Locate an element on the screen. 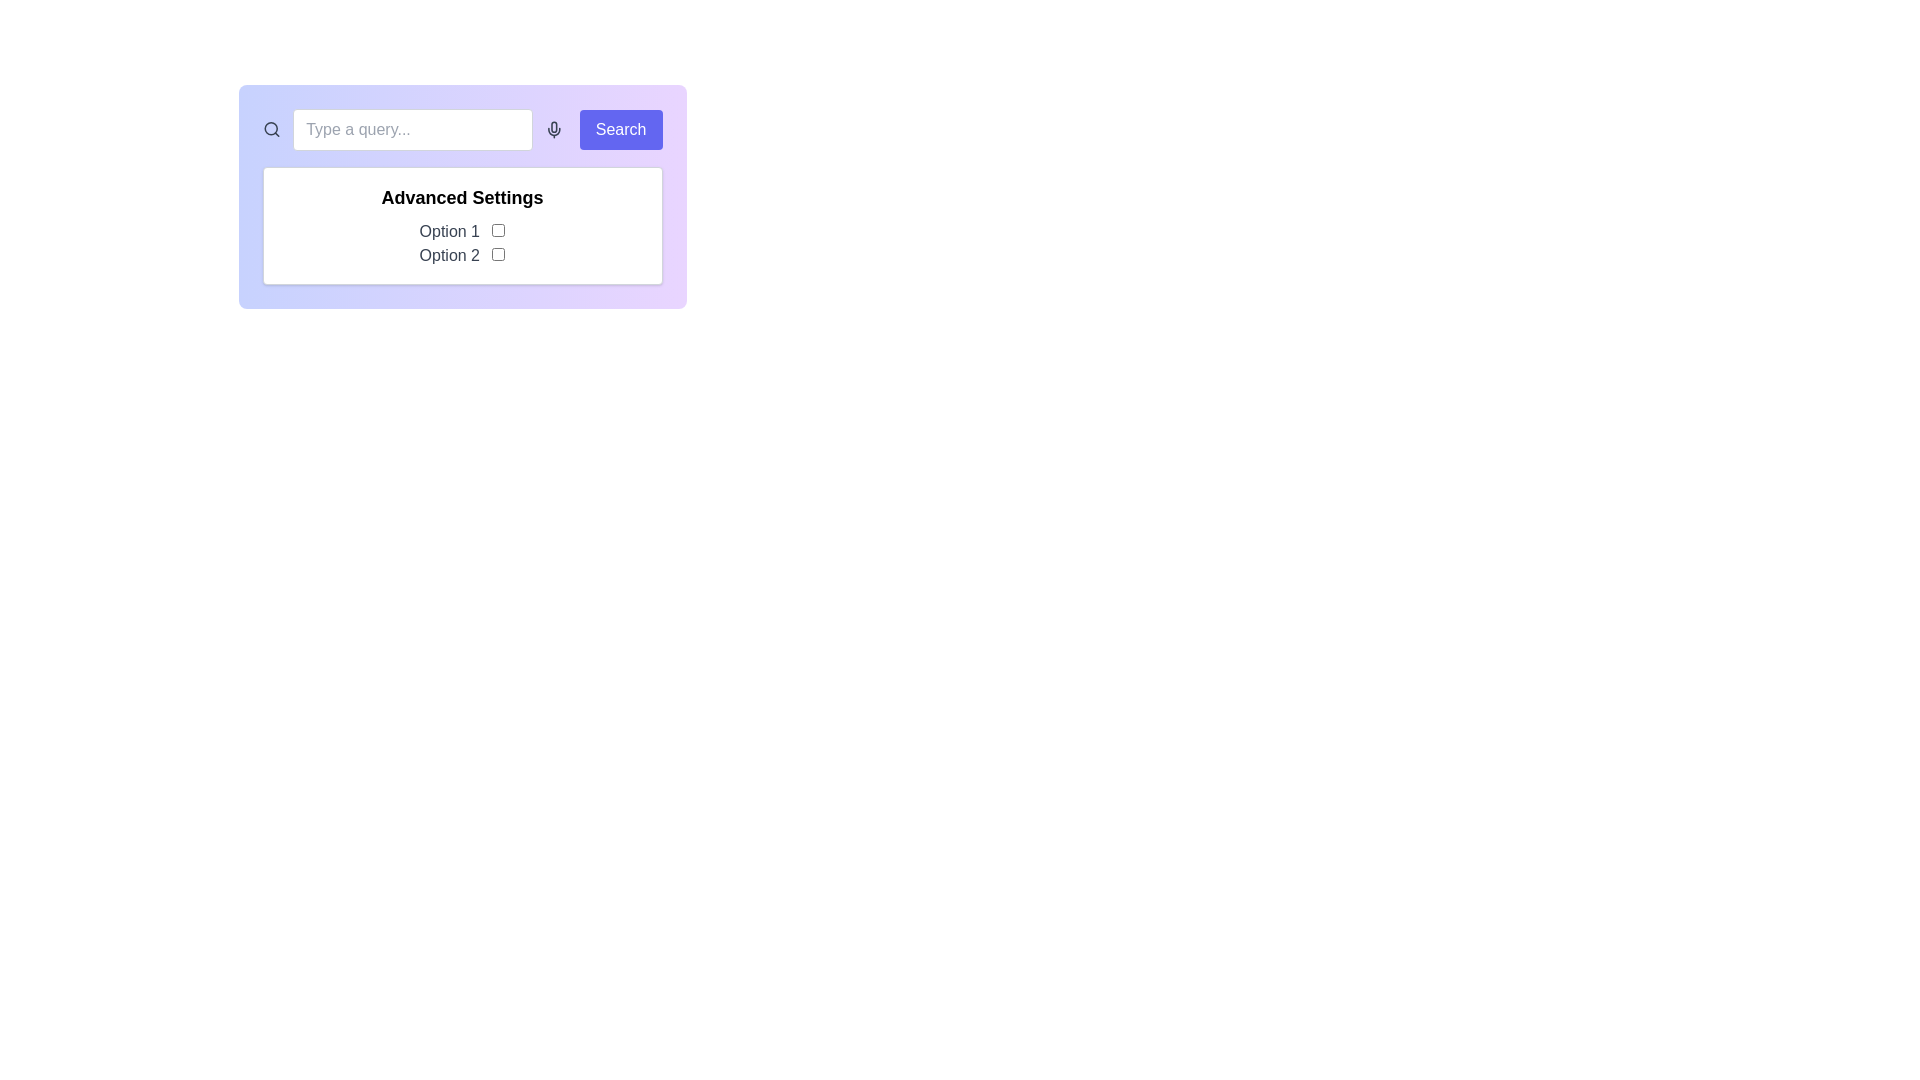 This screenshot has width=1920, height=1080. the 'Advanced Settings' group containing checkboxes for 'Option 1' and 'Option 2' is located at coordinates (461, 225).